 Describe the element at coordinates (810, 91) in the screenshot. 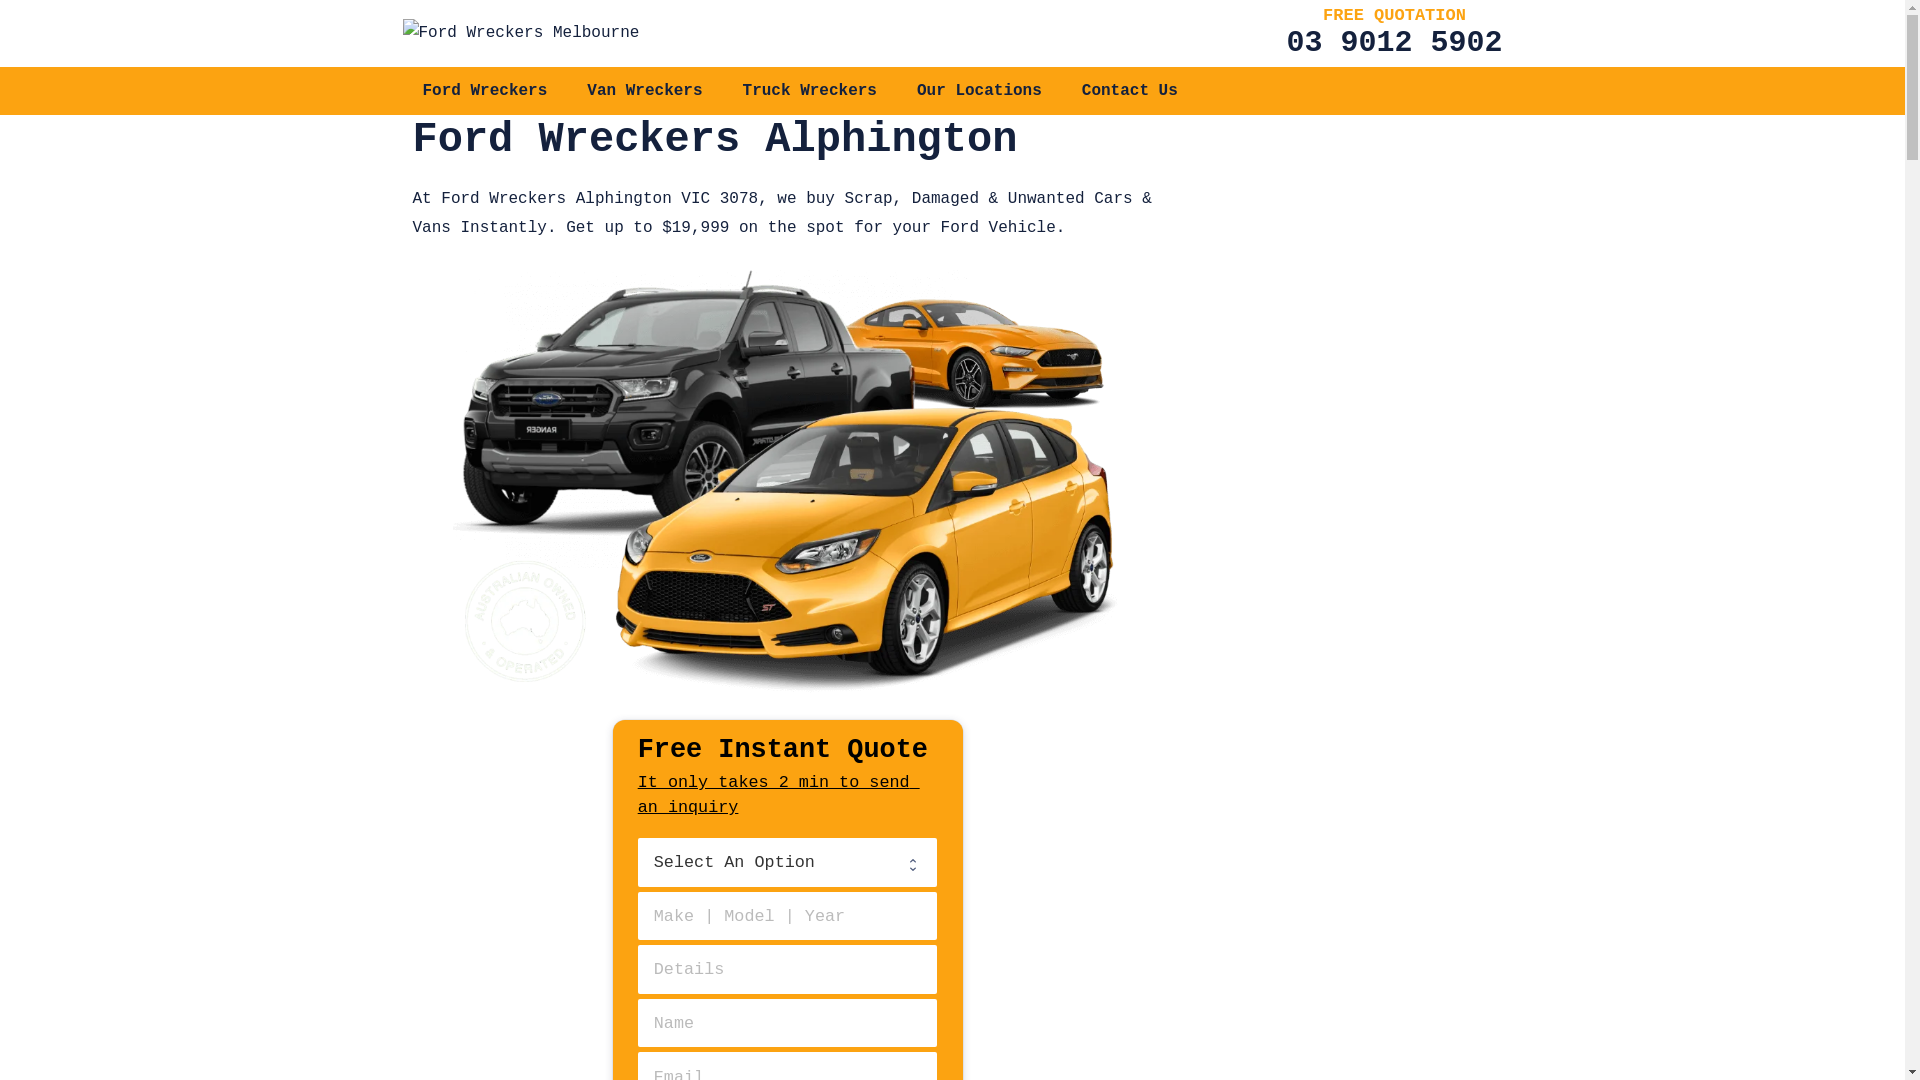

I see `'Truck Wreckers'` at that location.